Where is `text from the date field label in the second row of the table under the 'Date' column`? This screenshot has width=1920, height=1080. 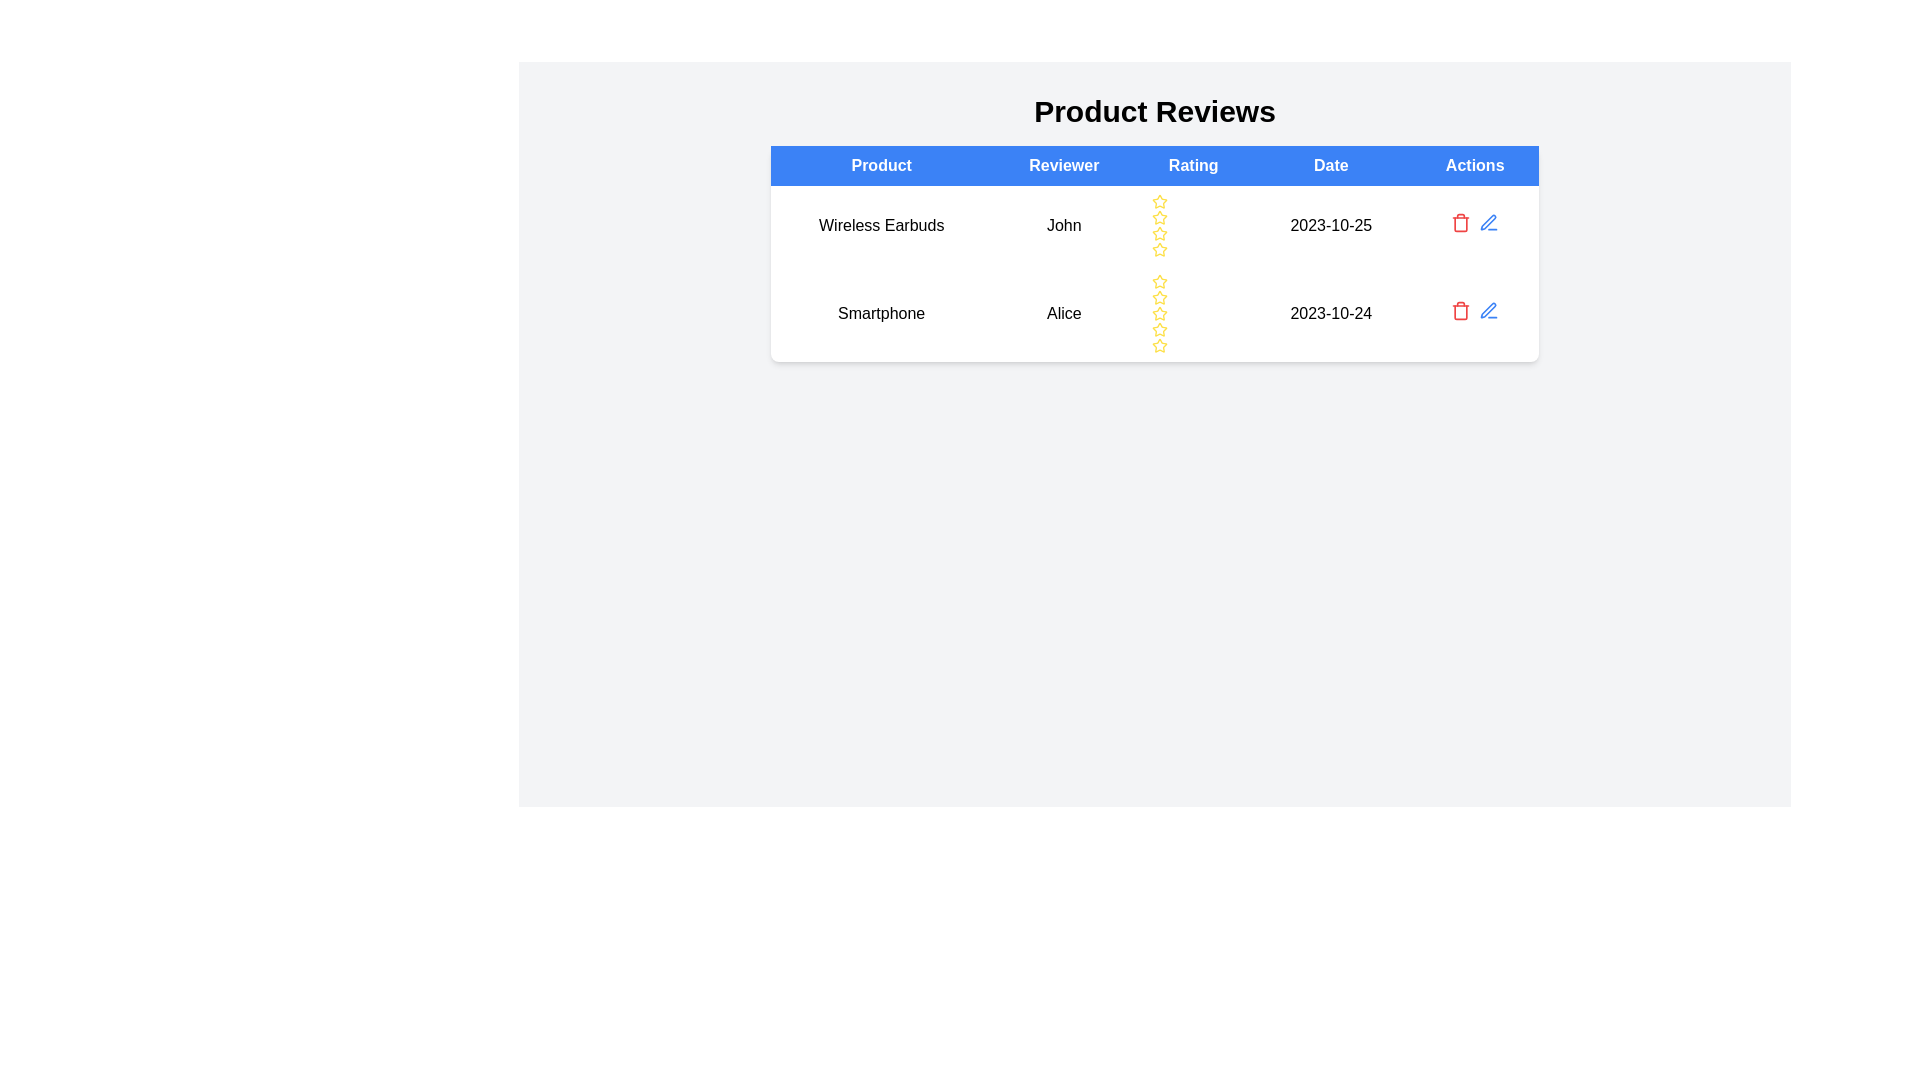 text from the date field label in the second row of the table under the 'Date' column is located at coordinates (1331, 313).